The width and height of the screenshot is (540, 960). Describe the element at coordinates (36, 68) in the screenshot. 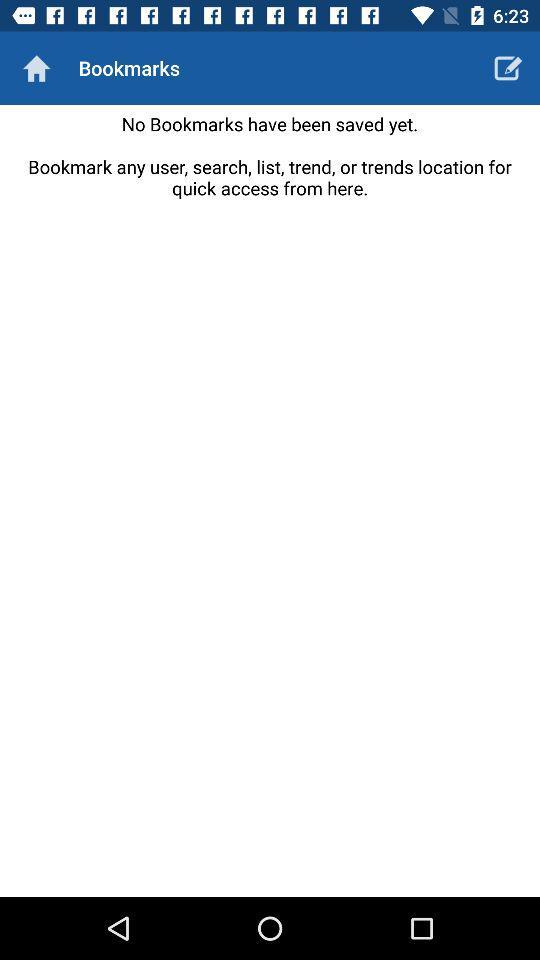

I see `the icon above the no bookmarks have item` at that location.